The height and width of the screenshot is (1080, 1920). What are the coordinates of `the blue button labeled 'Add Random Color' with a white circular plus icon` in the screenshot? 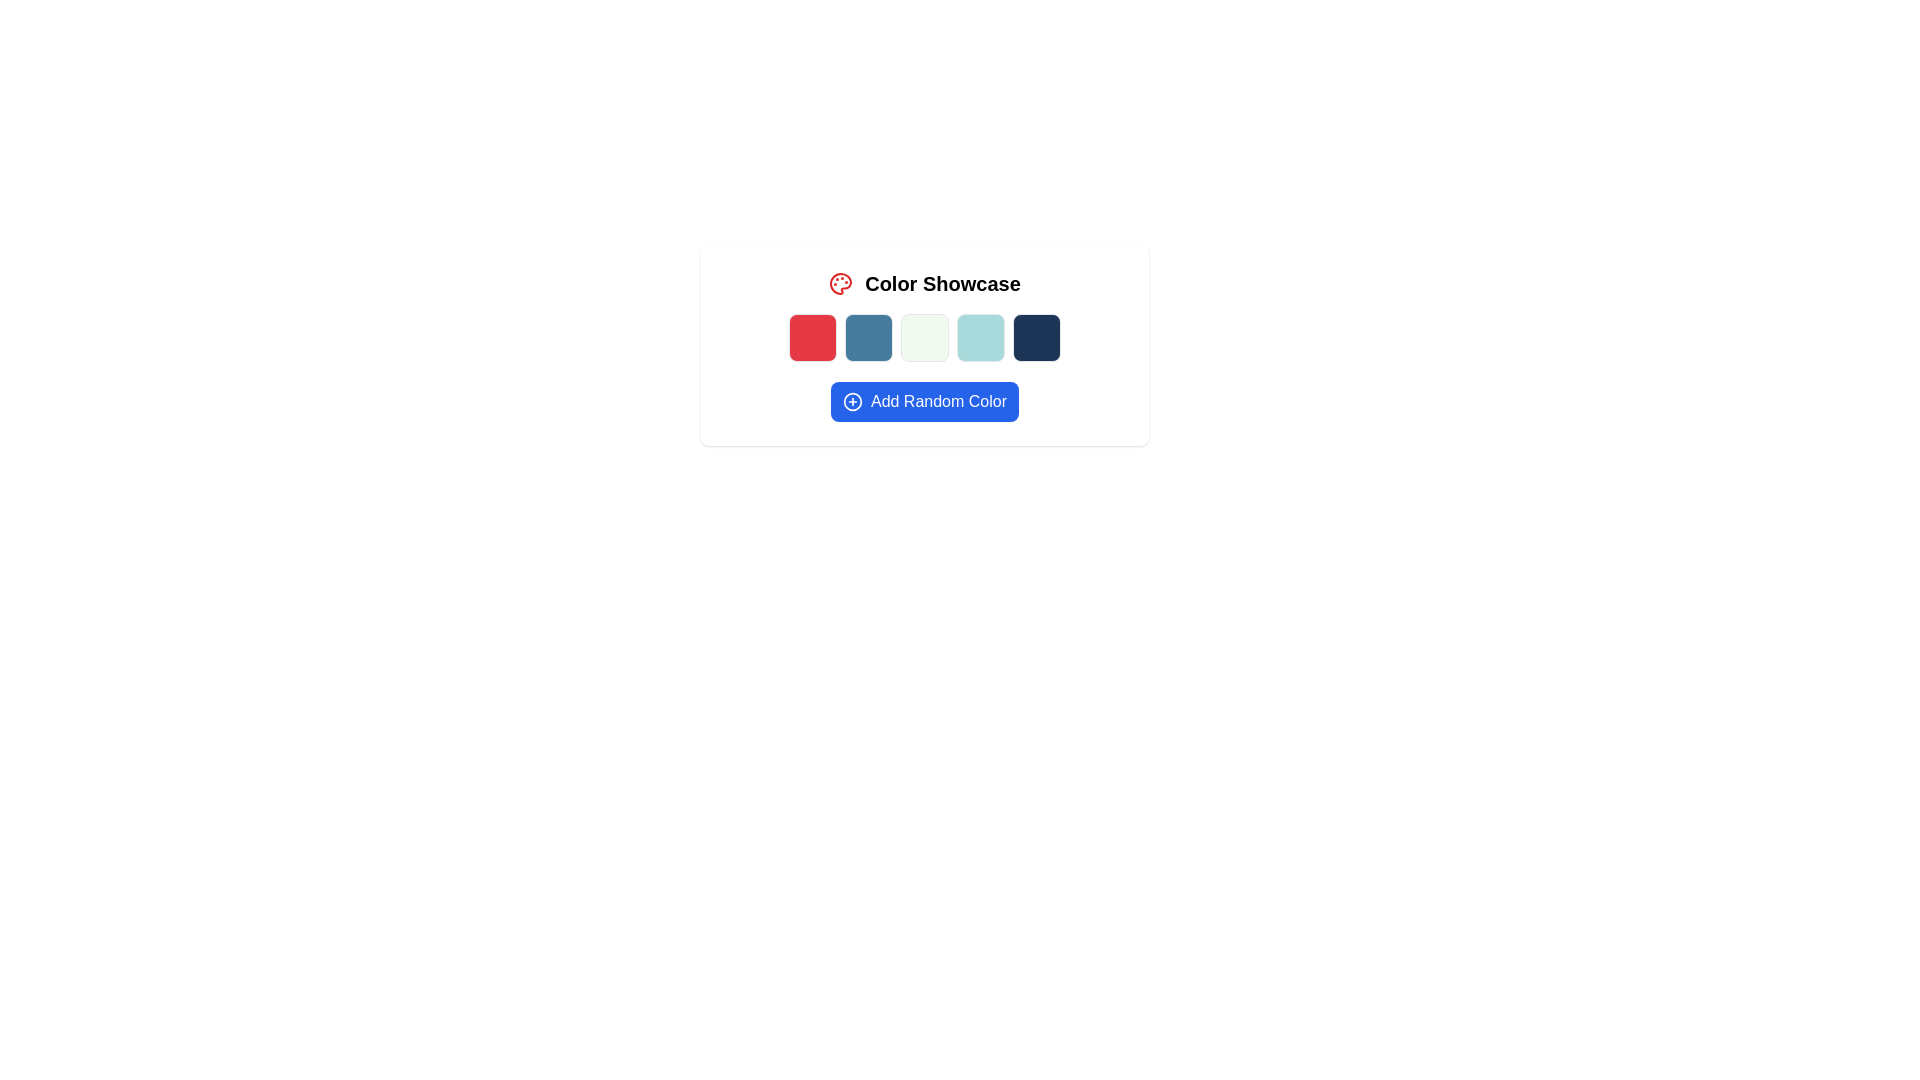 It's located at (924, 401).